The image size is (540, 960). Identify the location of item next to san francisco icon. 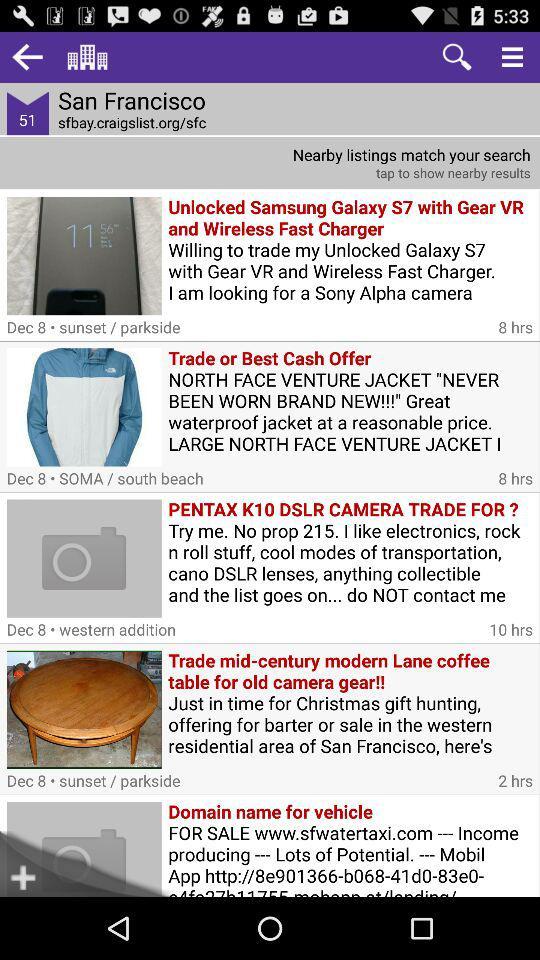
(26, 56).